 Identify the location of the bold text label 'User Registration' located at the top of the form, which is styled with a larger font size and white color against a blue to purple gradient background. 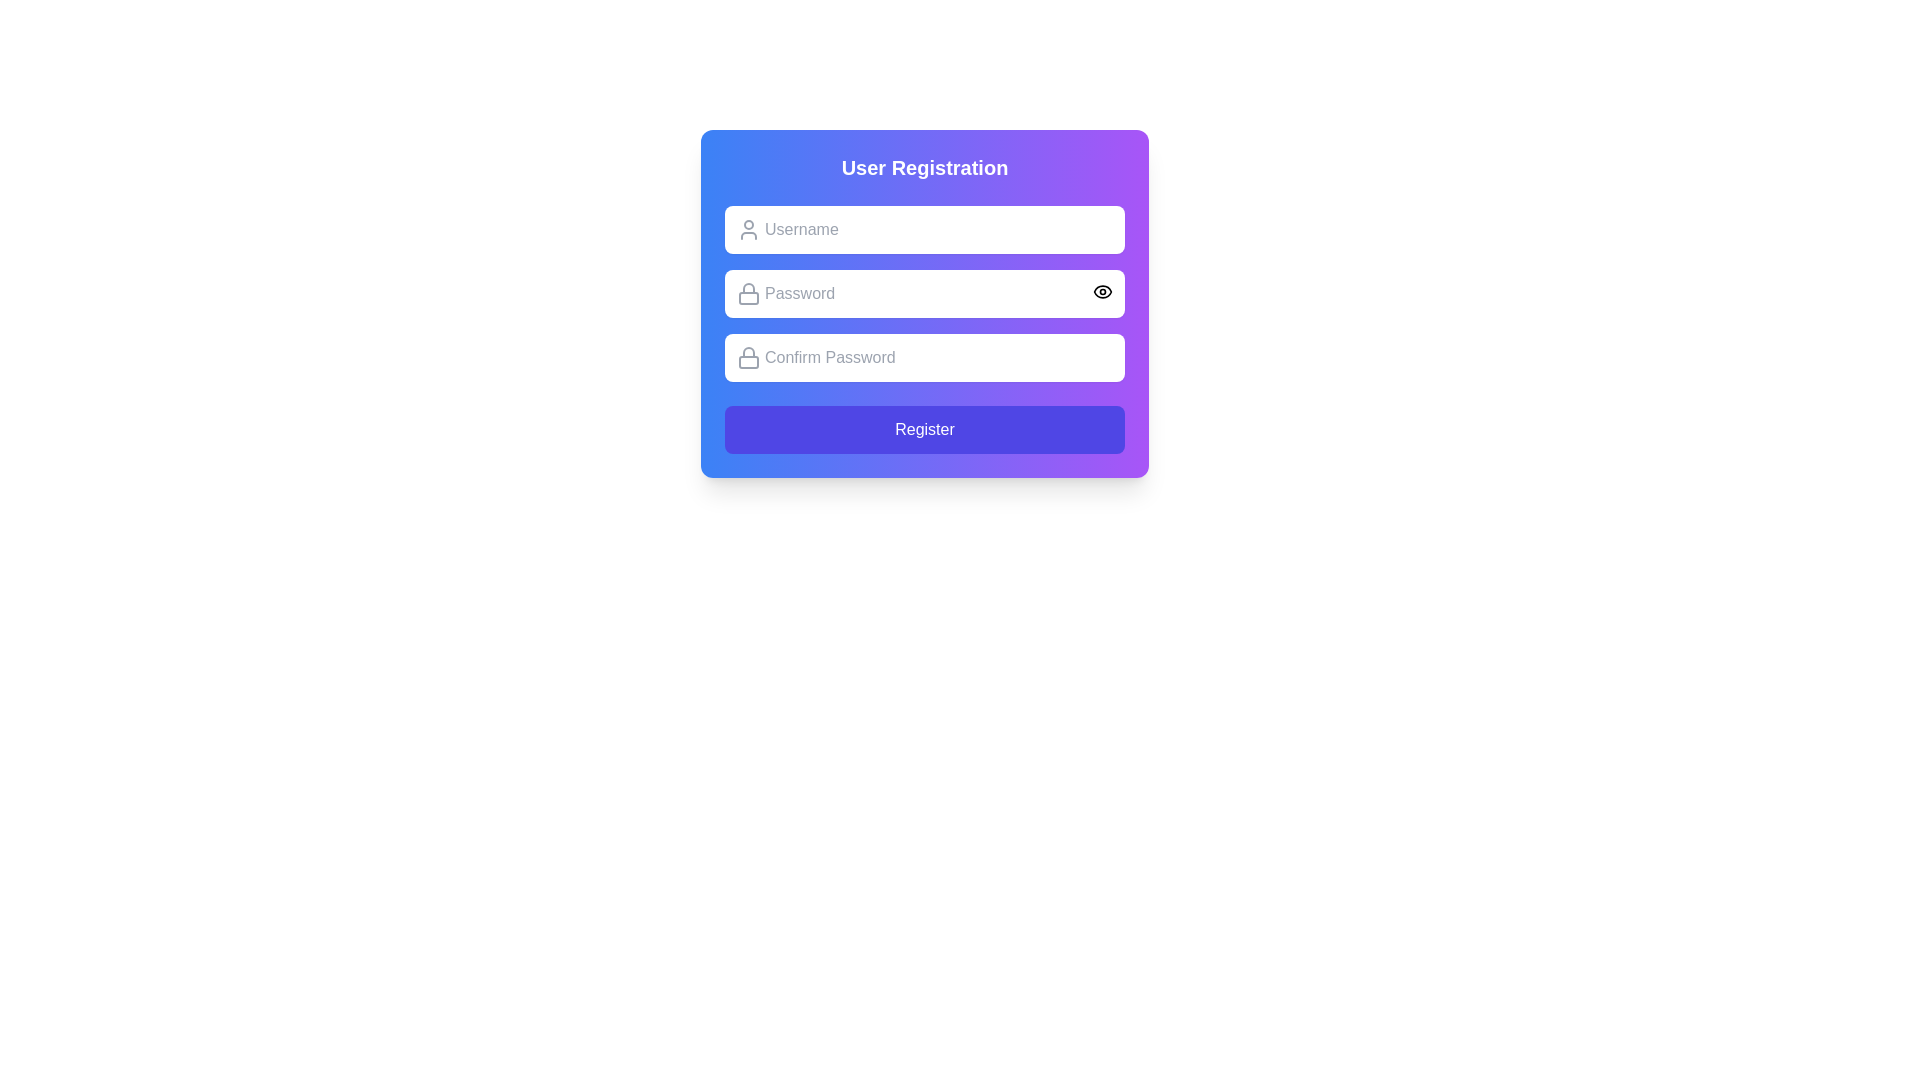
(924, 167).